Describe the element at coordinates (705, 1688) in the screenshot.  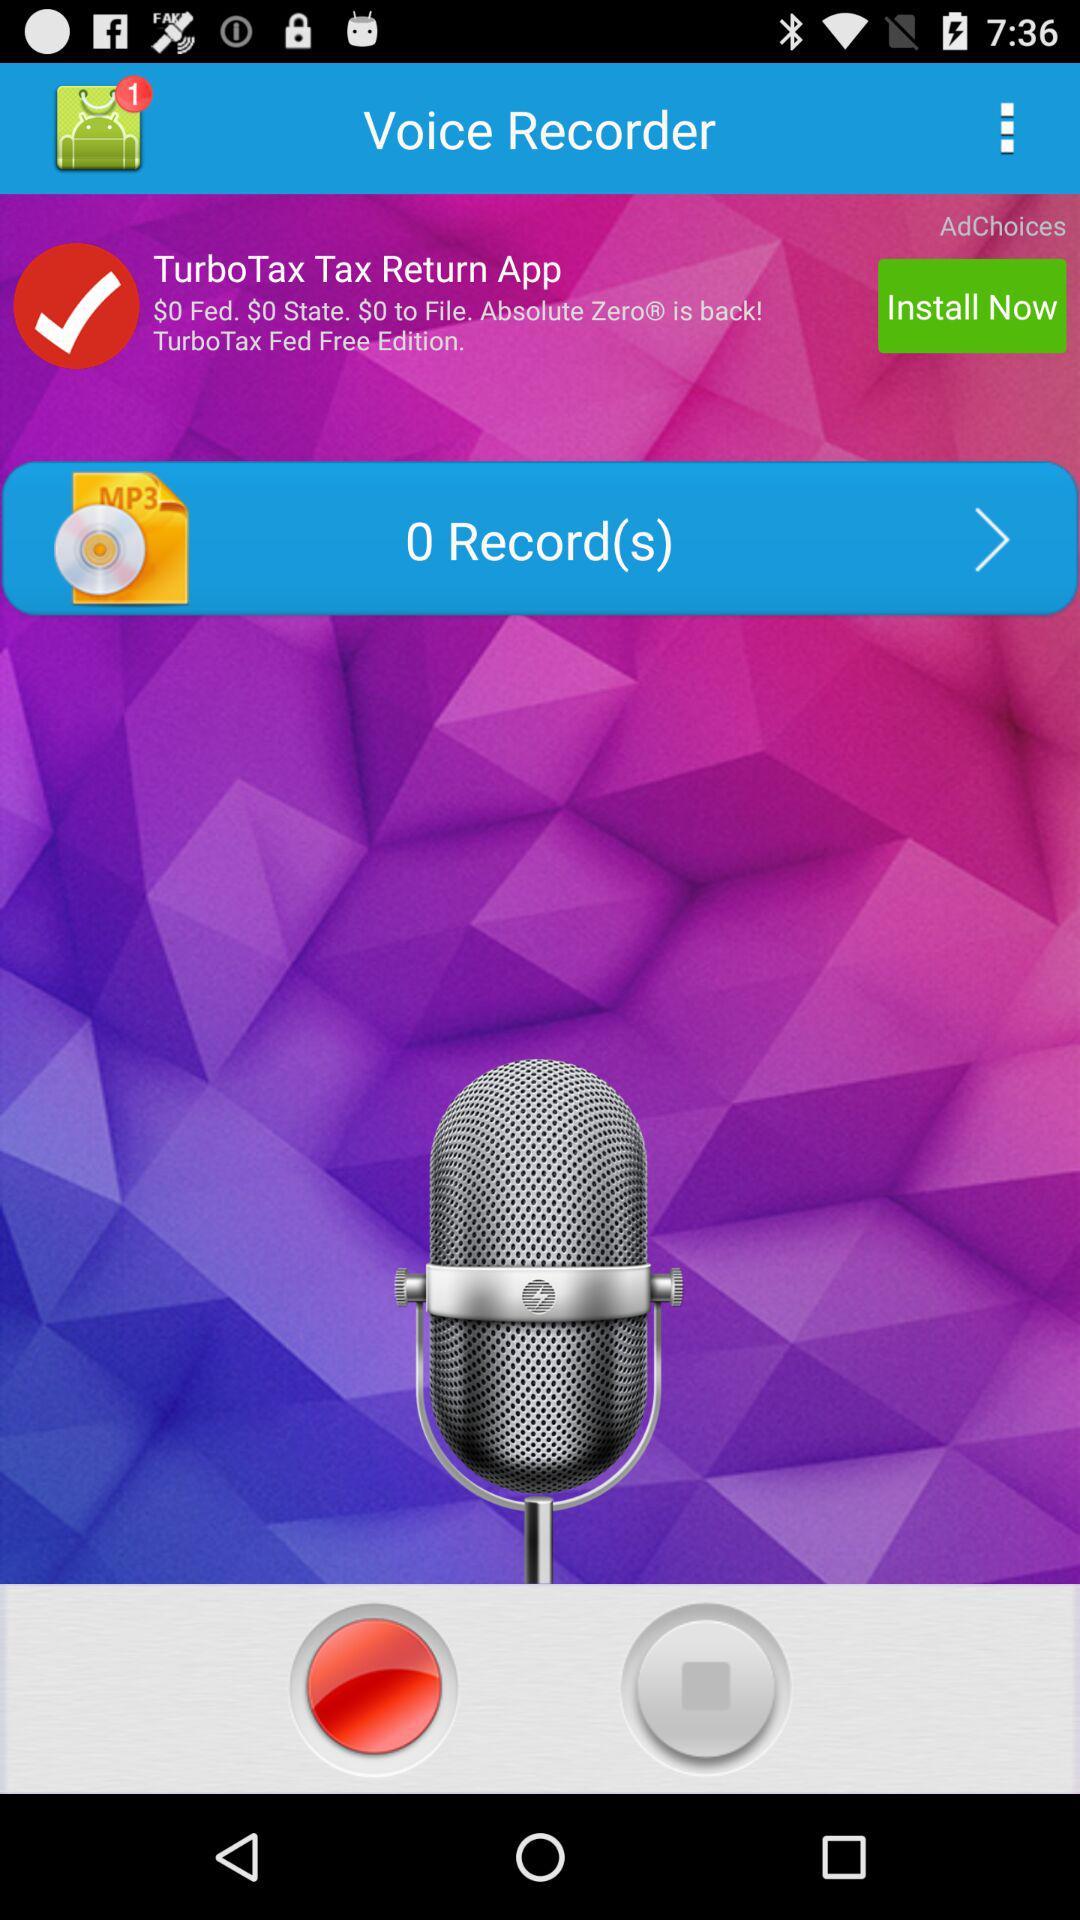
I see `stop` at that location.